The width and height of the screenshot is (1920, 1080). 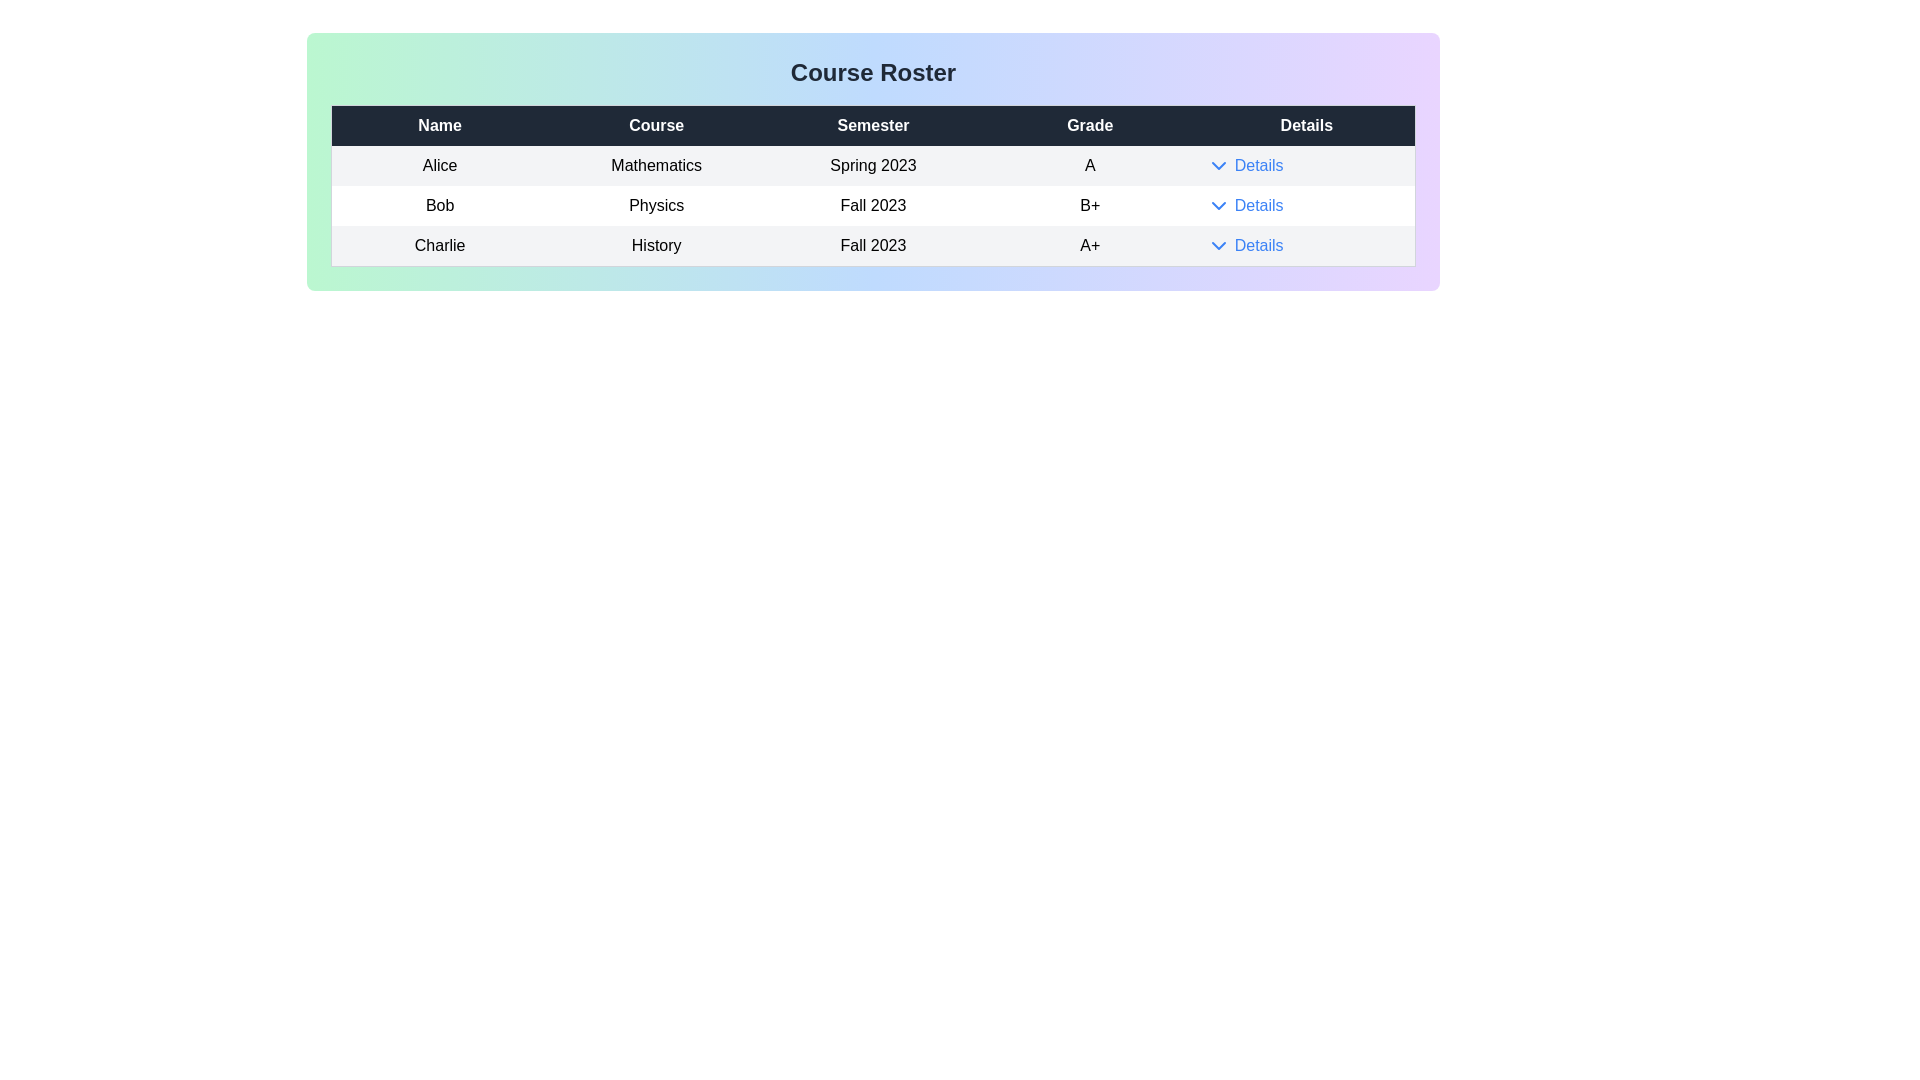 I want to click on text of the course name label located in the second column of the 'Course Roster' table, positioned between the 'Alice' label and the 'Spring 2023' label, so click(x=656, y=164).